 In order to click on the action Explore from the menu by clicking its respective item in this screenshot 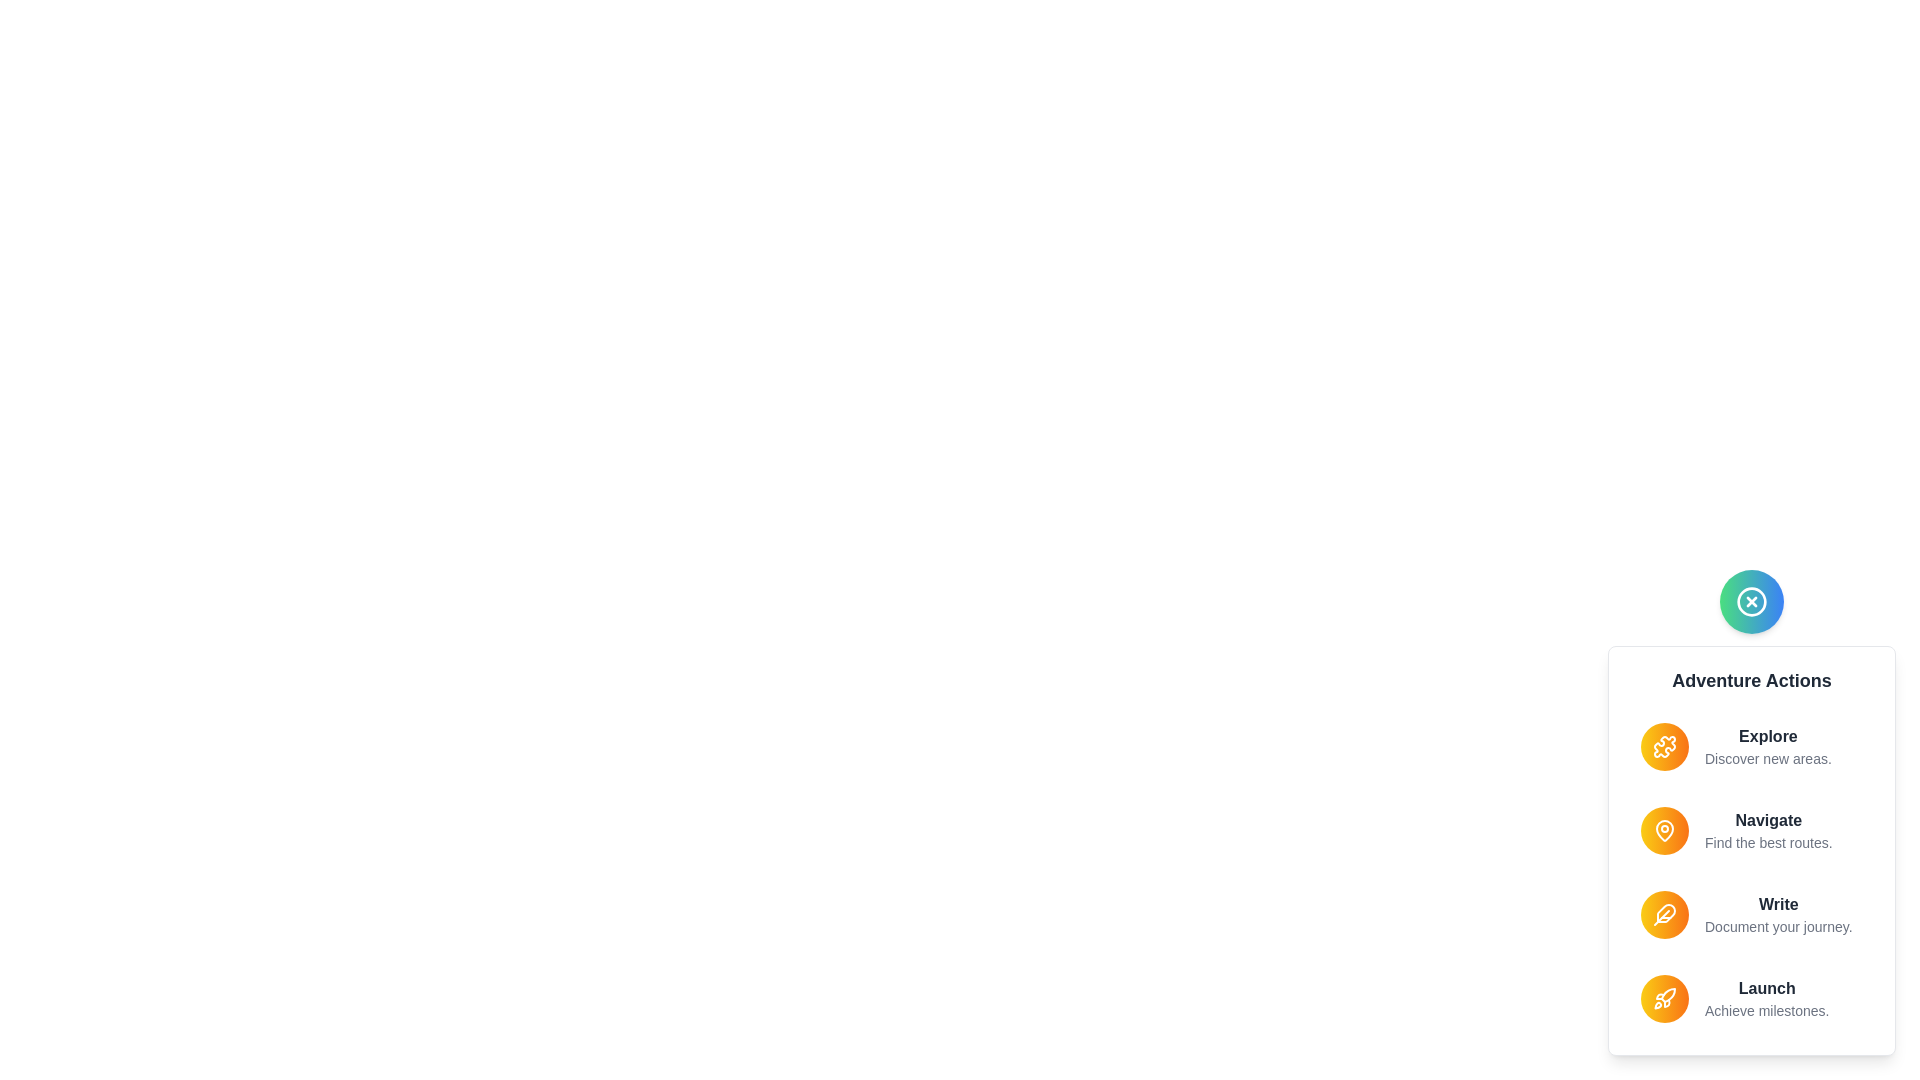, I will do `click(1751, 747)`.